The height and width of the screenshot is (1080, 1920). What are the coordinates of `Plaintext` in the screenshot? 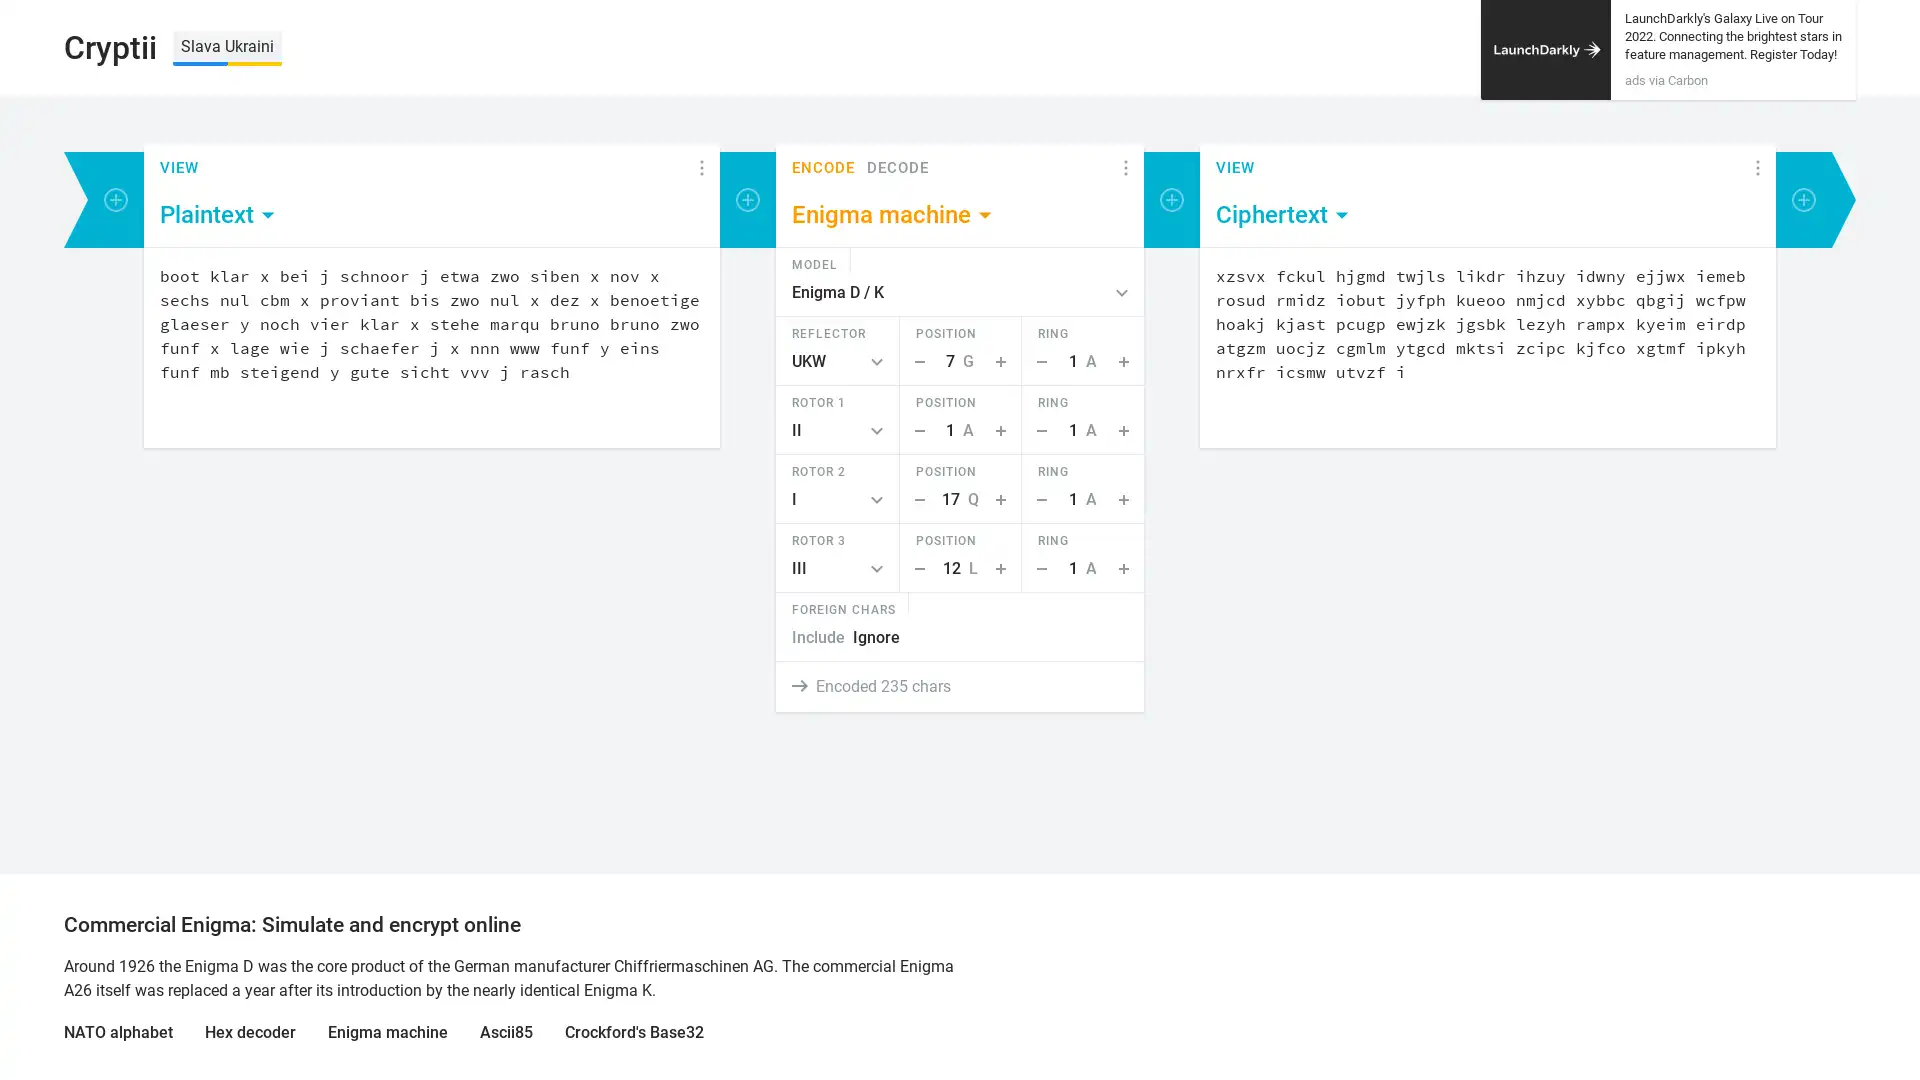 It's located at (219, 215).